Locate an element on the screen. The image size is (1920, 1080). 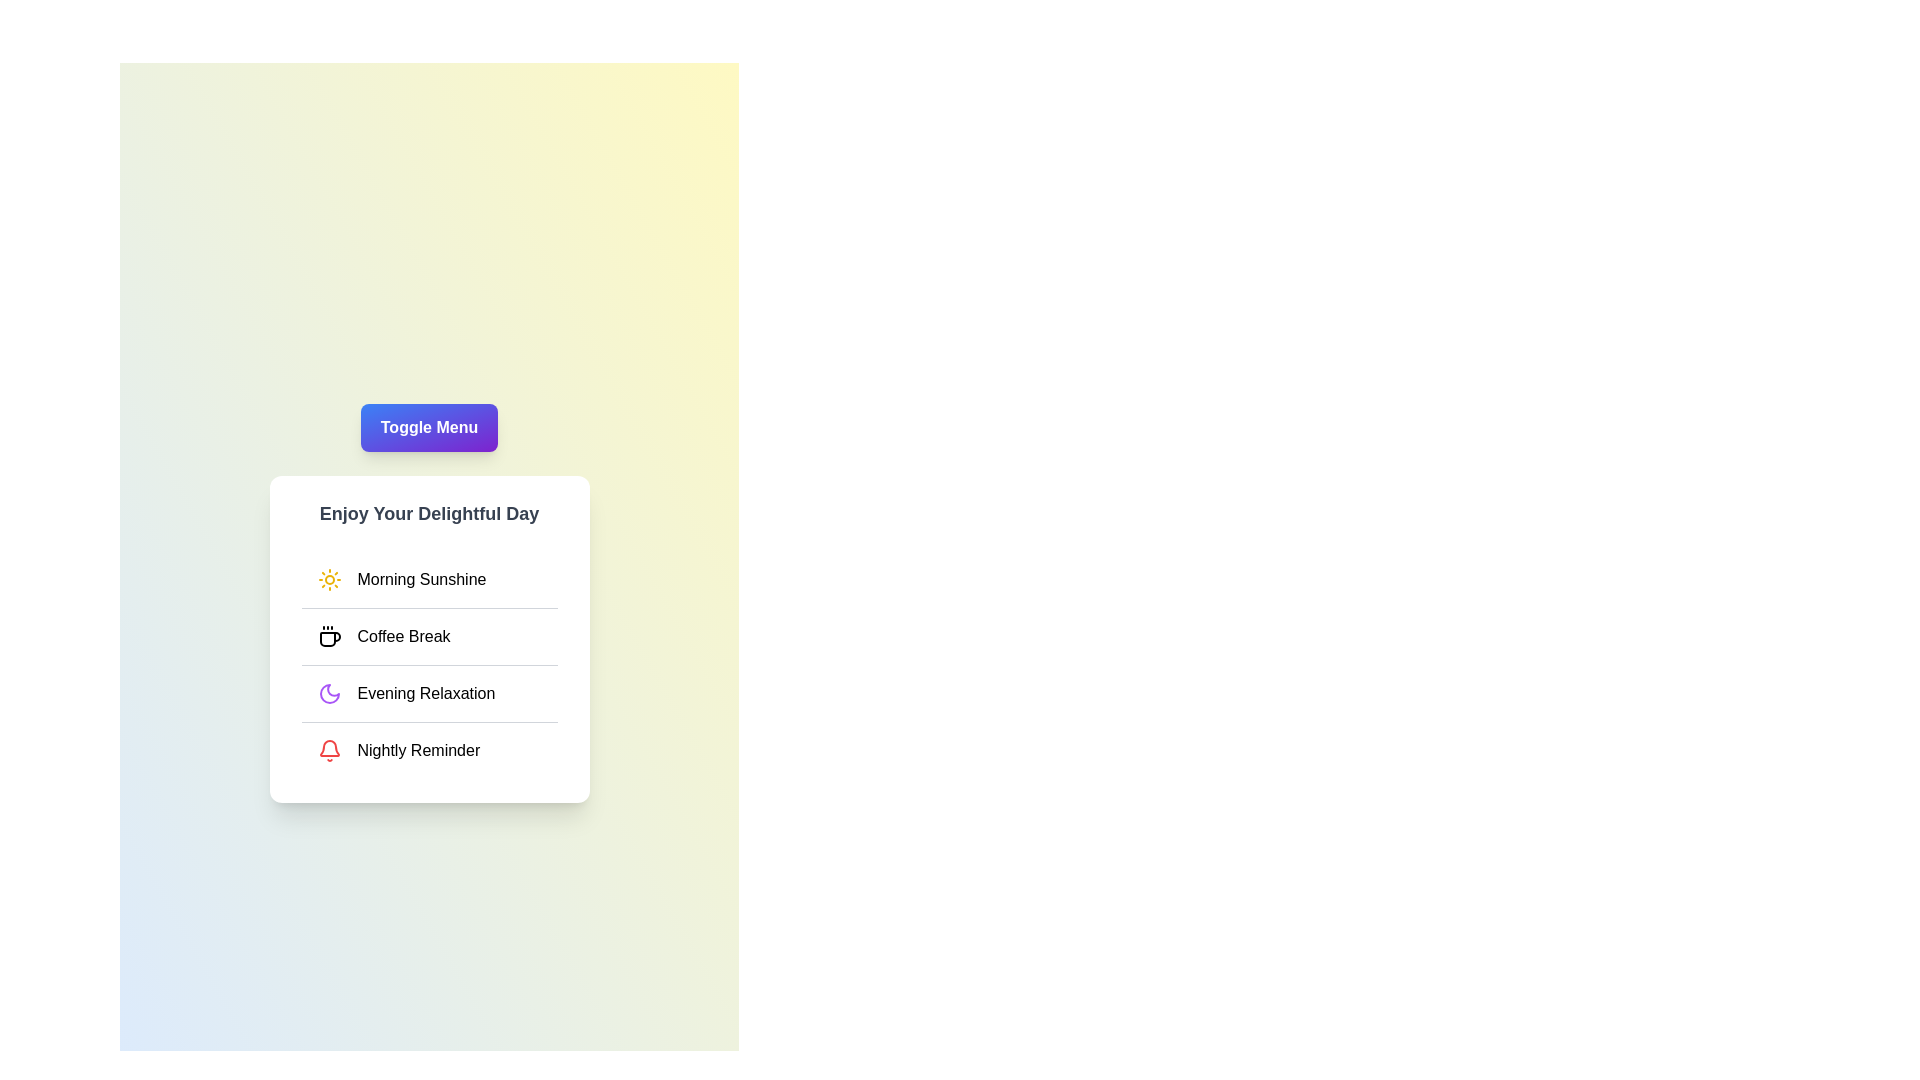
the menu item Morning Sunshine is located at coordinates (428, 579).